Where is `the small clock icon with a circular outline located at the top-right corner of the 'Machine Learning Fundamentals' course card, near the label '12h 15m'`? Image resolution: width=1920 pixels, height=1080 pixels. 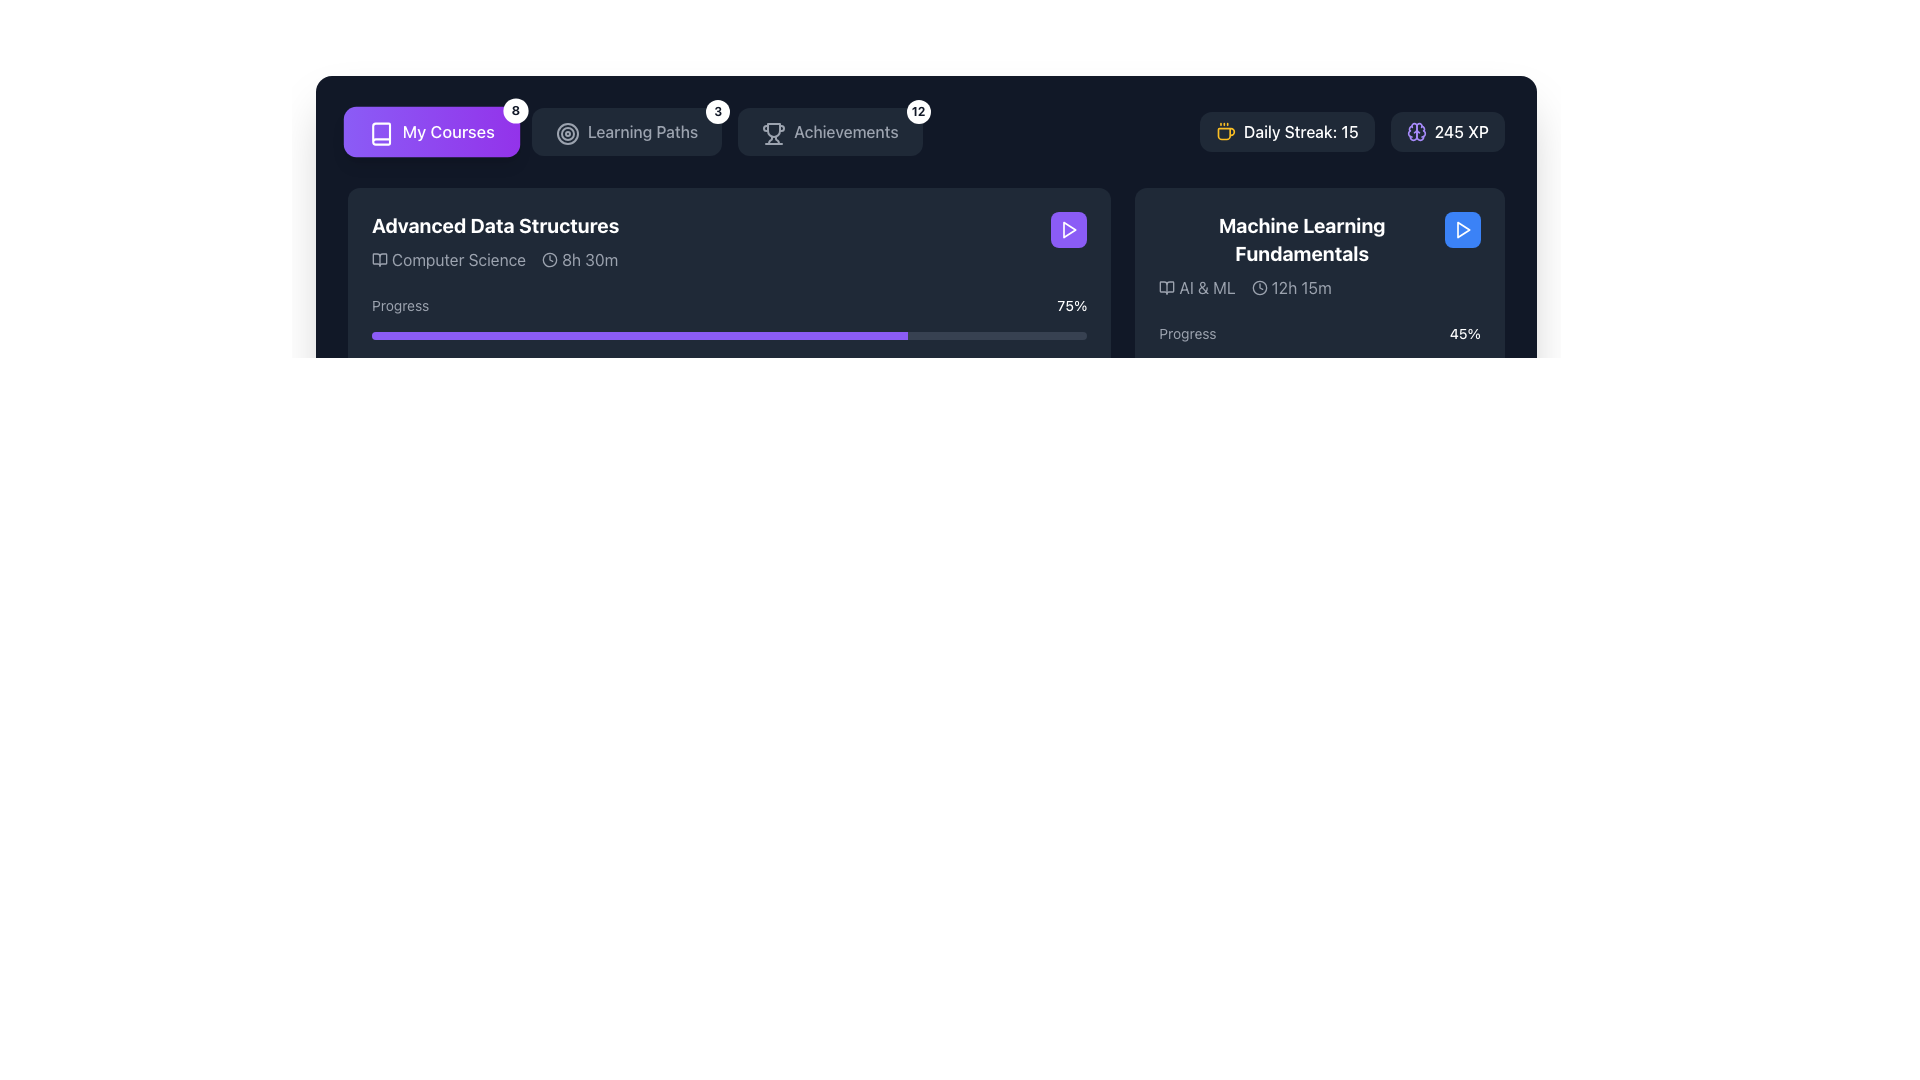 the small clock icon with a circular outline located at the top-right corner of the 'Machine Learning Fundamentals' course card, near the label '12h 15m' is located at coordinates (1258, 288).